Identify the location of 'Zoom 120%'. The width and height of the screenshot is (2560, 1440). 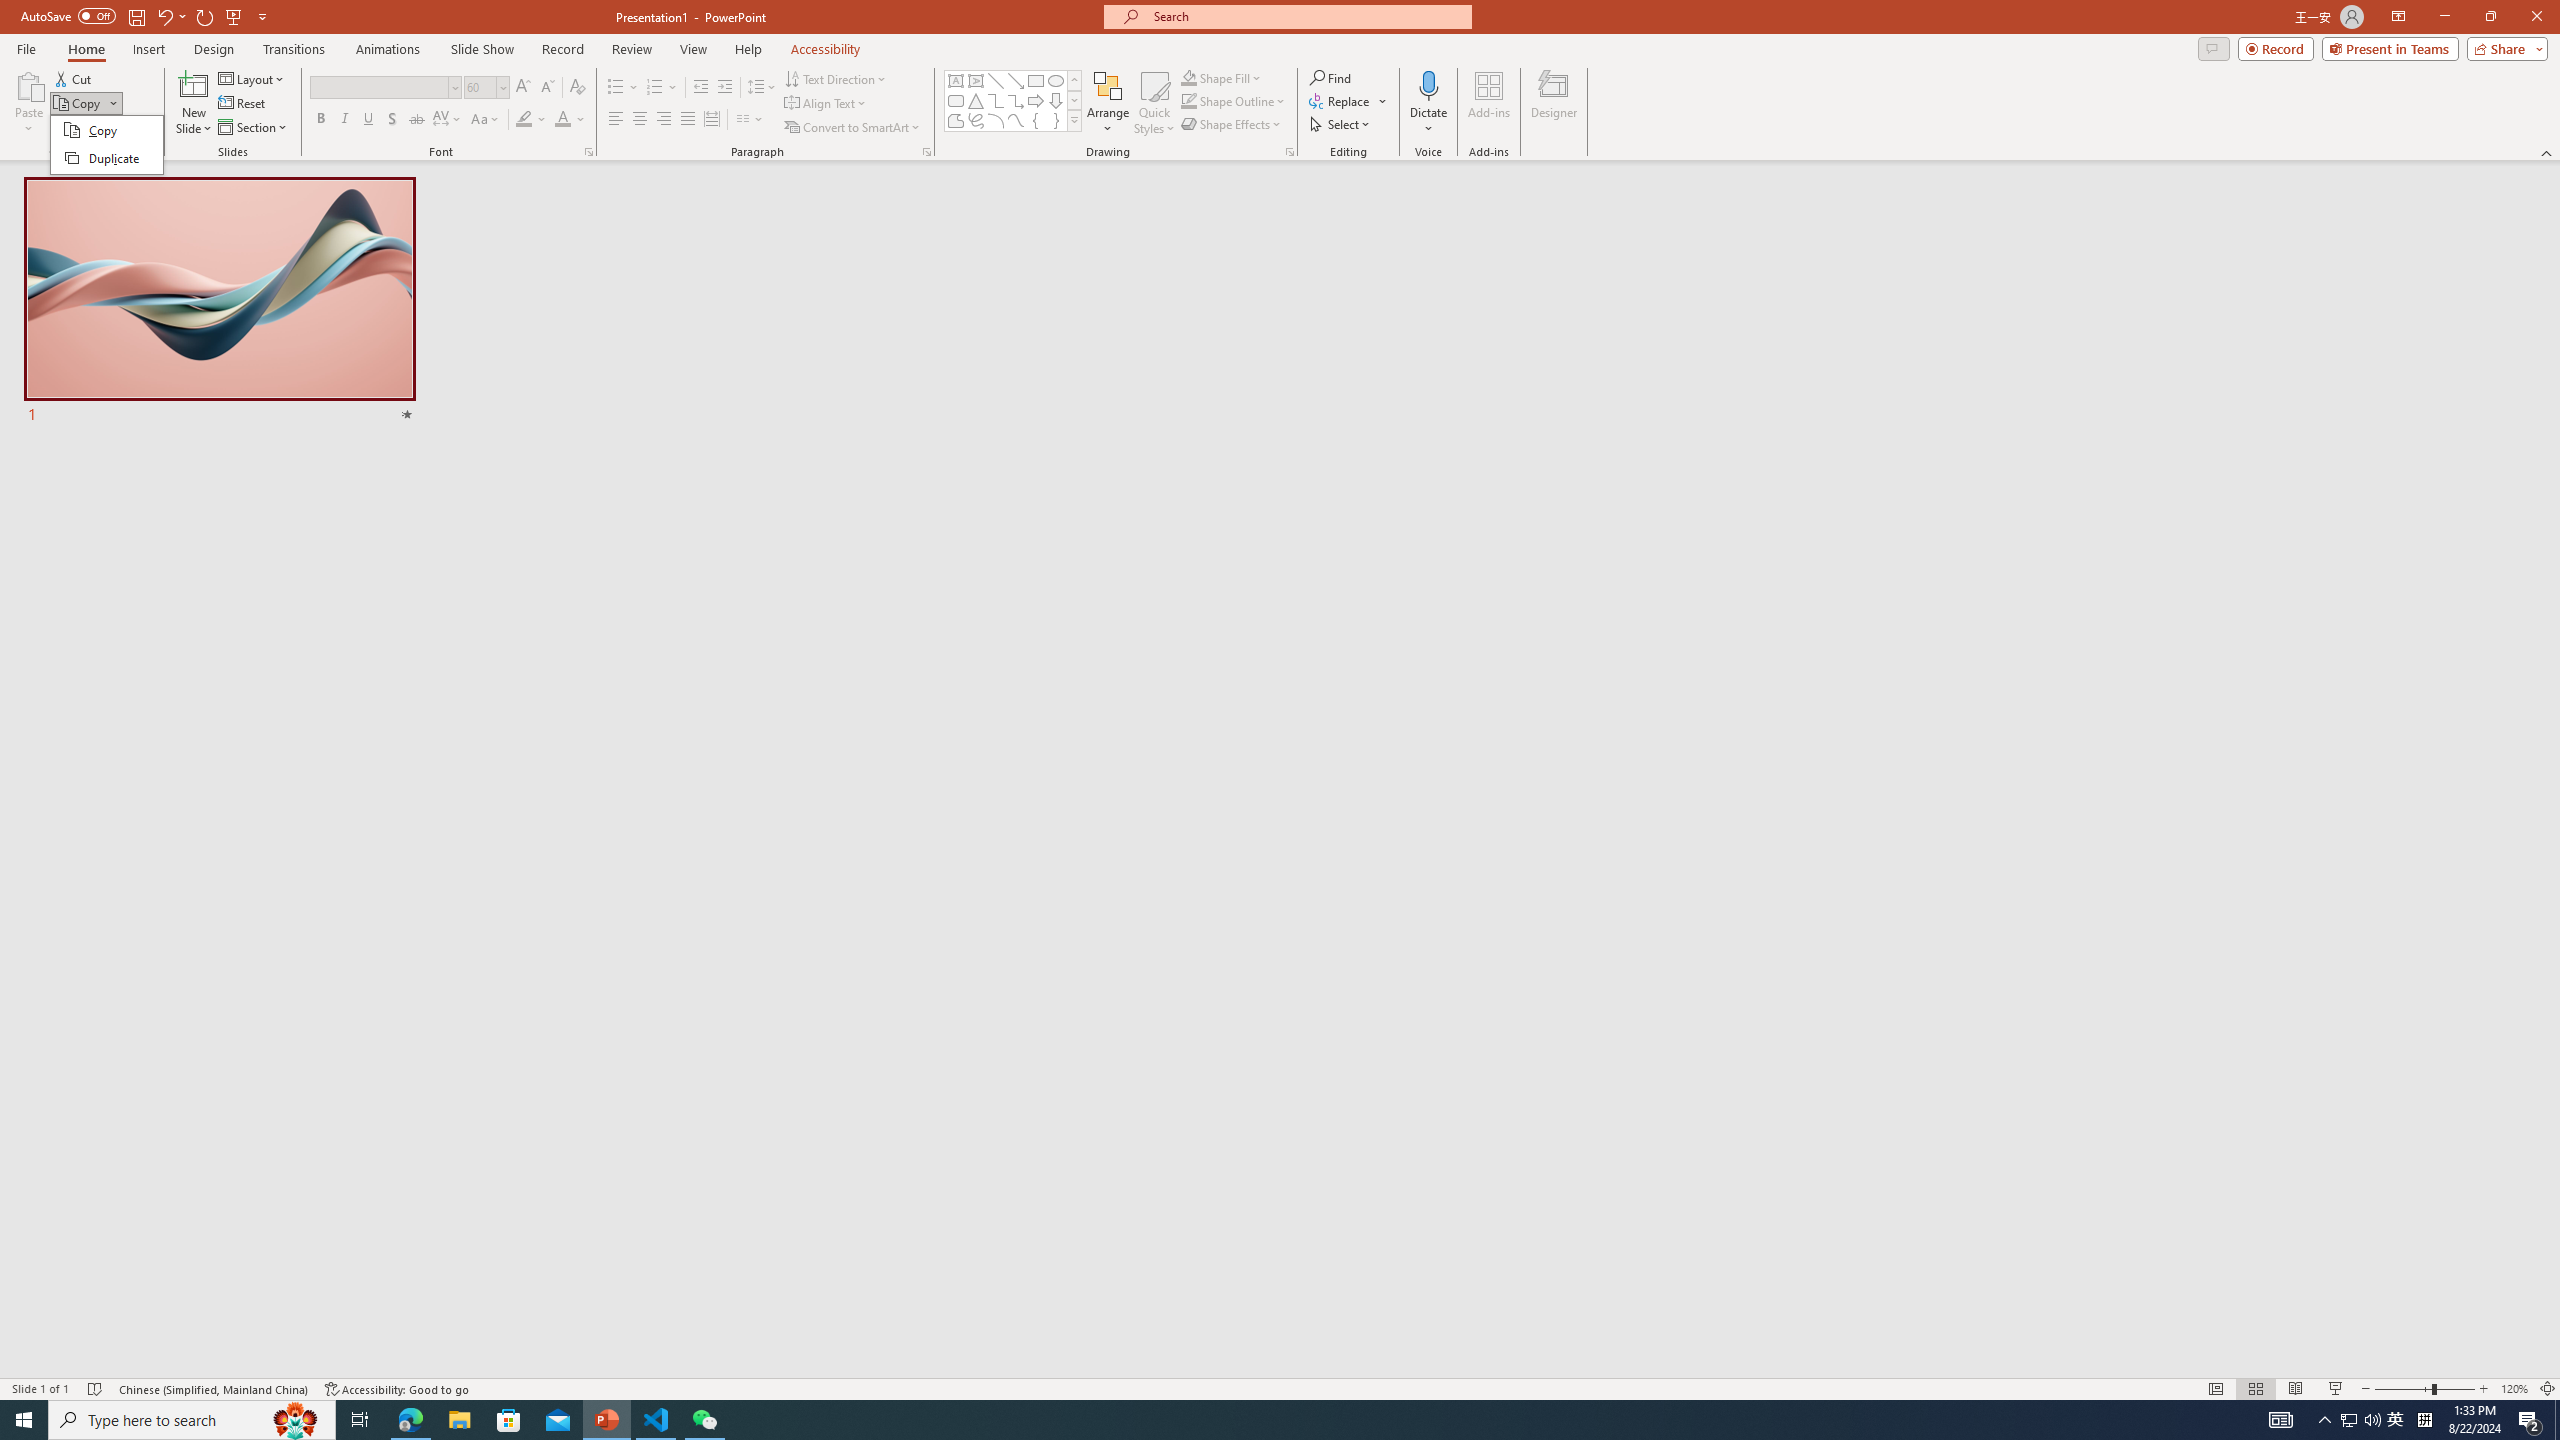
(2515, 1389).